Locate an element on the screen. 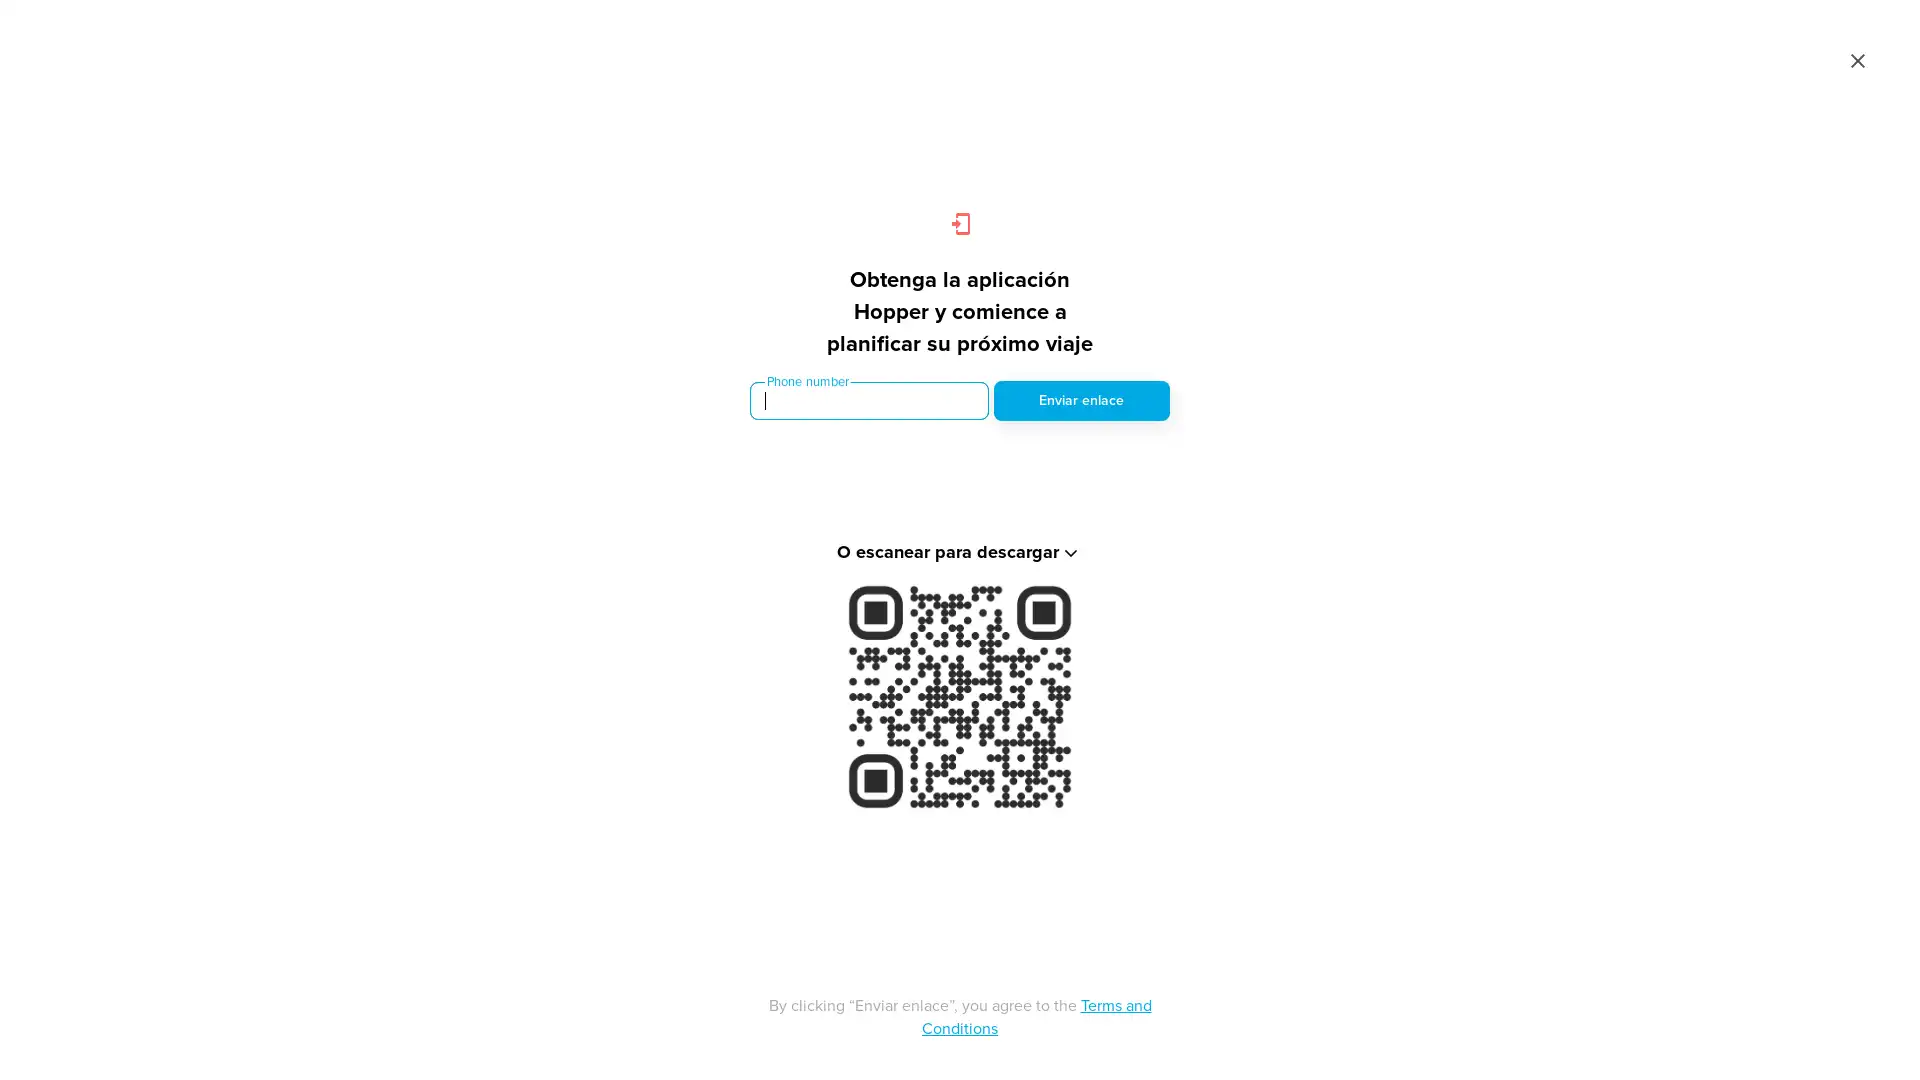  Enviar enlace is located at coordinates (1080, 401).